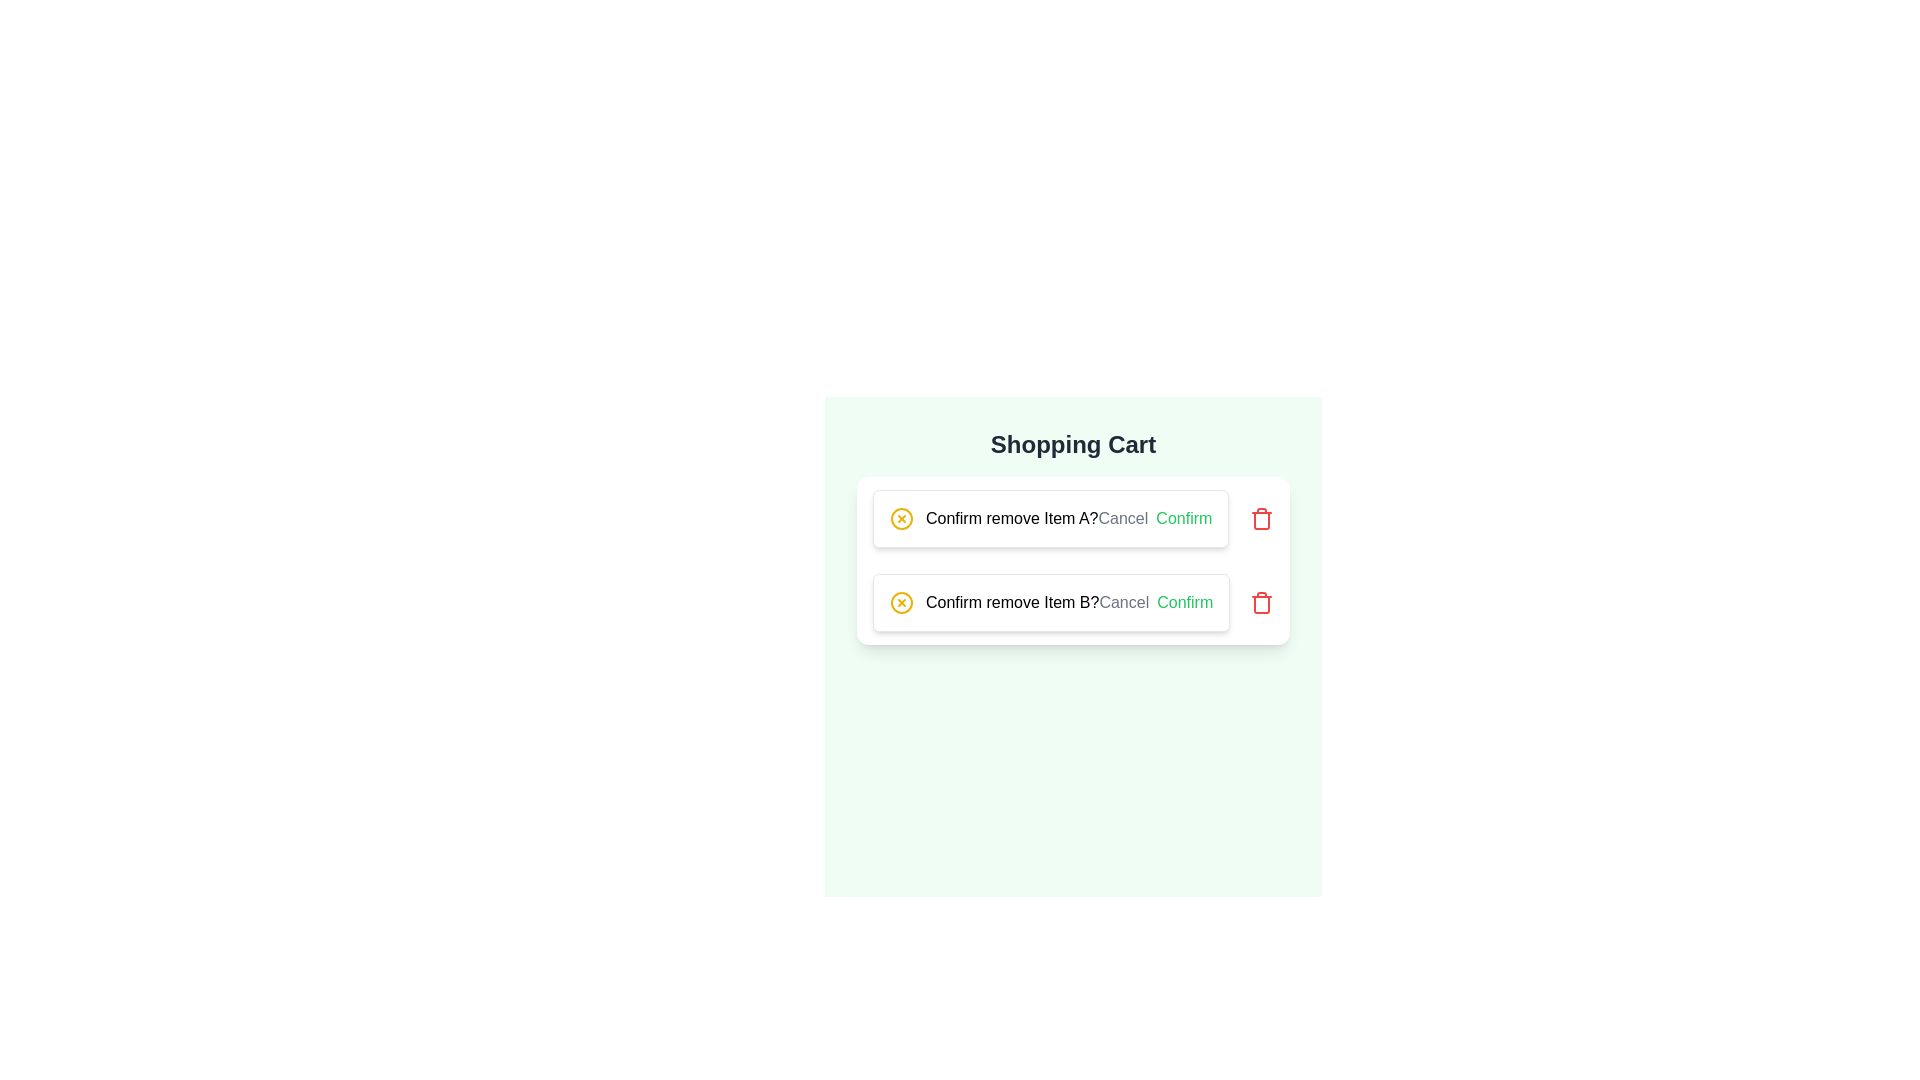 The width and height of the screenshot is (1920, 1080). Describe the element at coordinates (901, 518) in the screenshot. I see `the warning icon with a yellow border and red cross` at that location.